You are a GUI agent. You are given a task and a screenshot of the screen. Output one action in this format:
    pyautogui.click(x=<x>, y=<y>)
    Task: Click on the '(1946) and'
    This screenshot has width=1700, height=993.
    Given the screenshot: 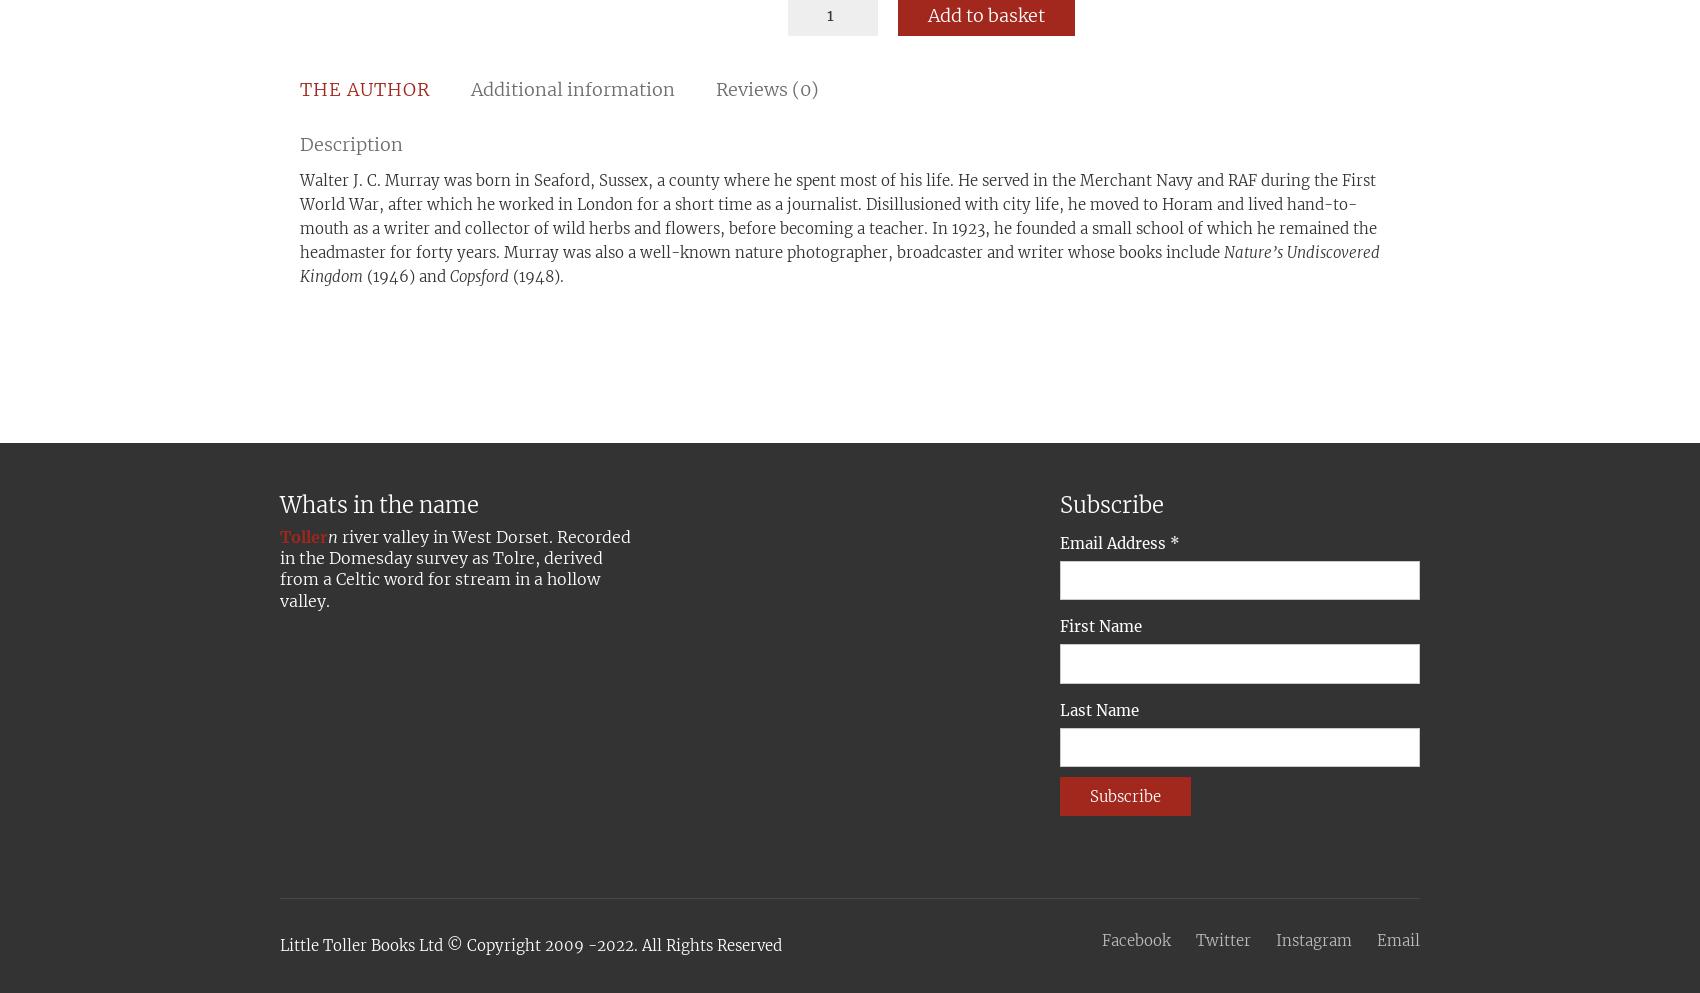 What is the action you would take?
    pyautogui.click(x=405, y=276)
    